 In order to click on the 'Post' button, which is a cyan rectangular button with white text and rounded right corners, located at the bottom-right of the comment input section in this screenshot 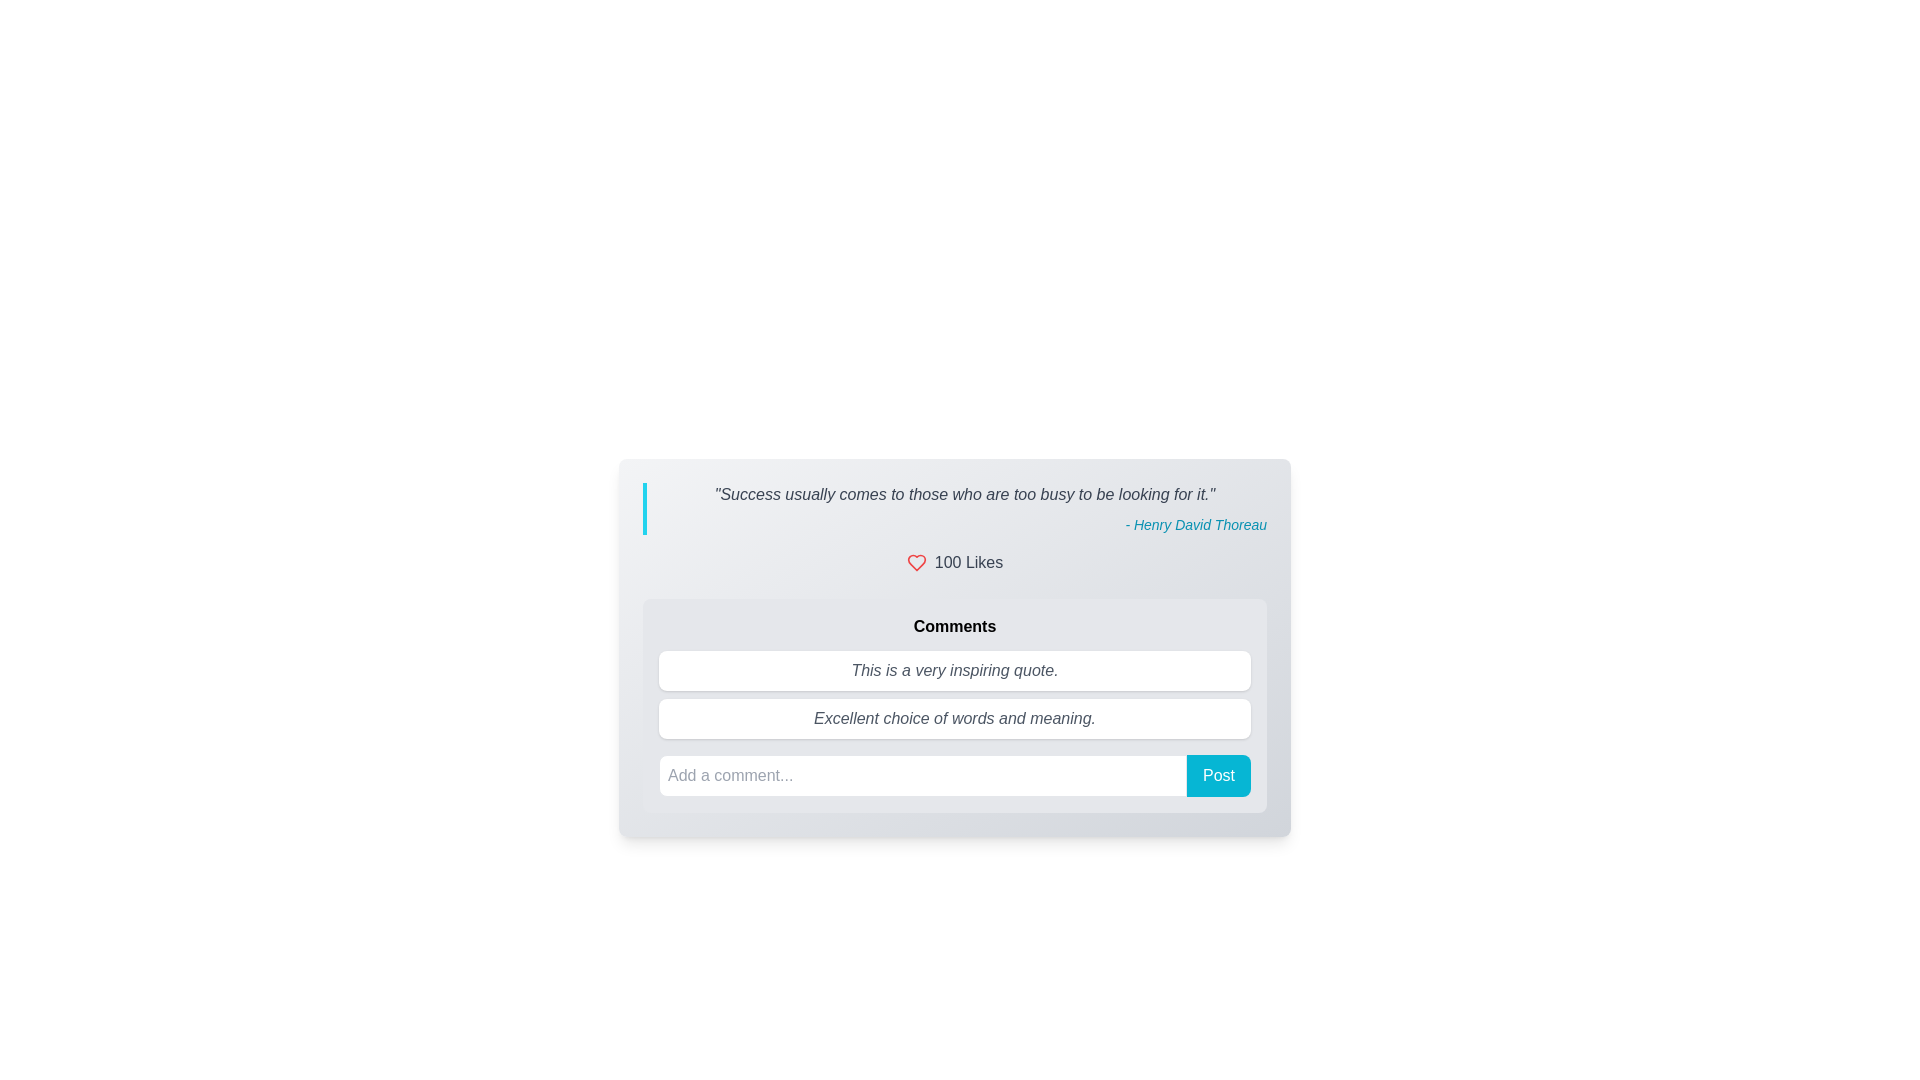, I will do `click(1218, 774)`.